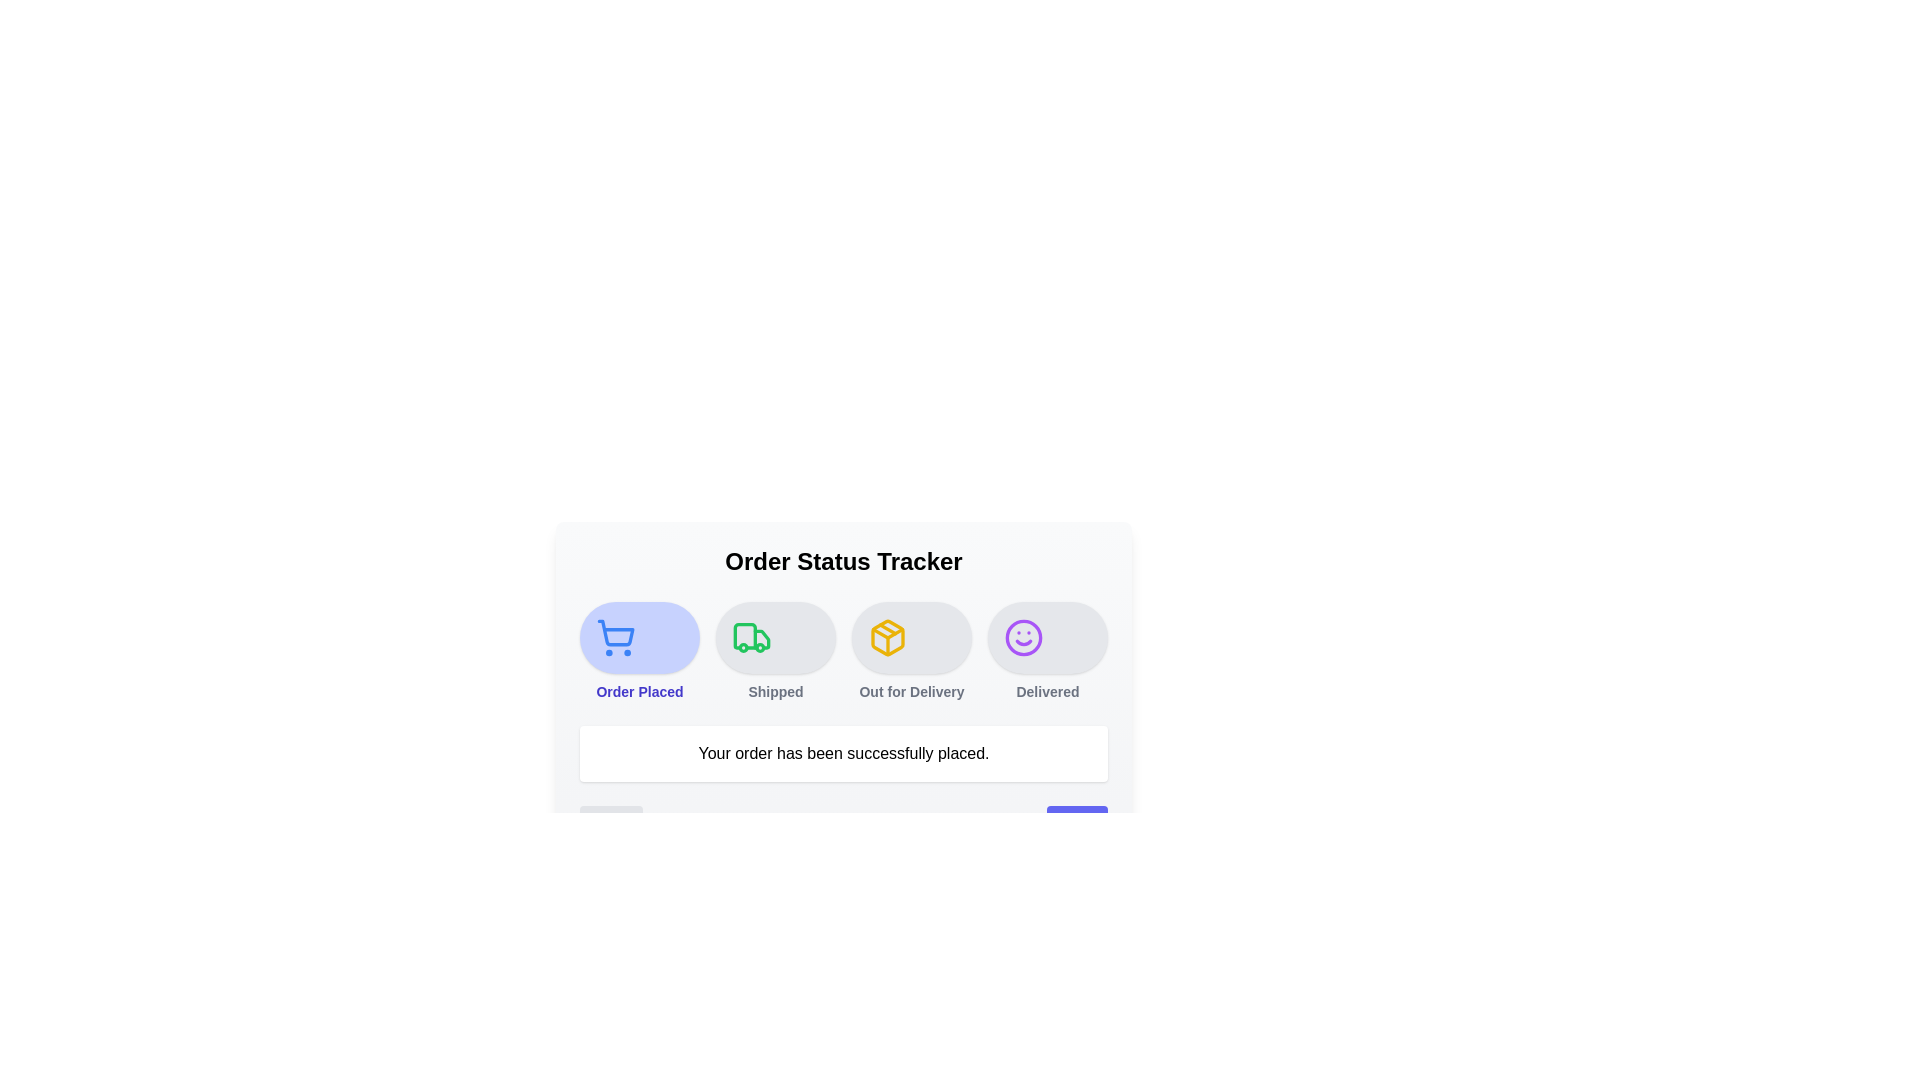 This screenshot has width=1920, height=1080. I want to click on the step icon corresponding to Order Placed to highlight it and view its details, so click(638, 637).